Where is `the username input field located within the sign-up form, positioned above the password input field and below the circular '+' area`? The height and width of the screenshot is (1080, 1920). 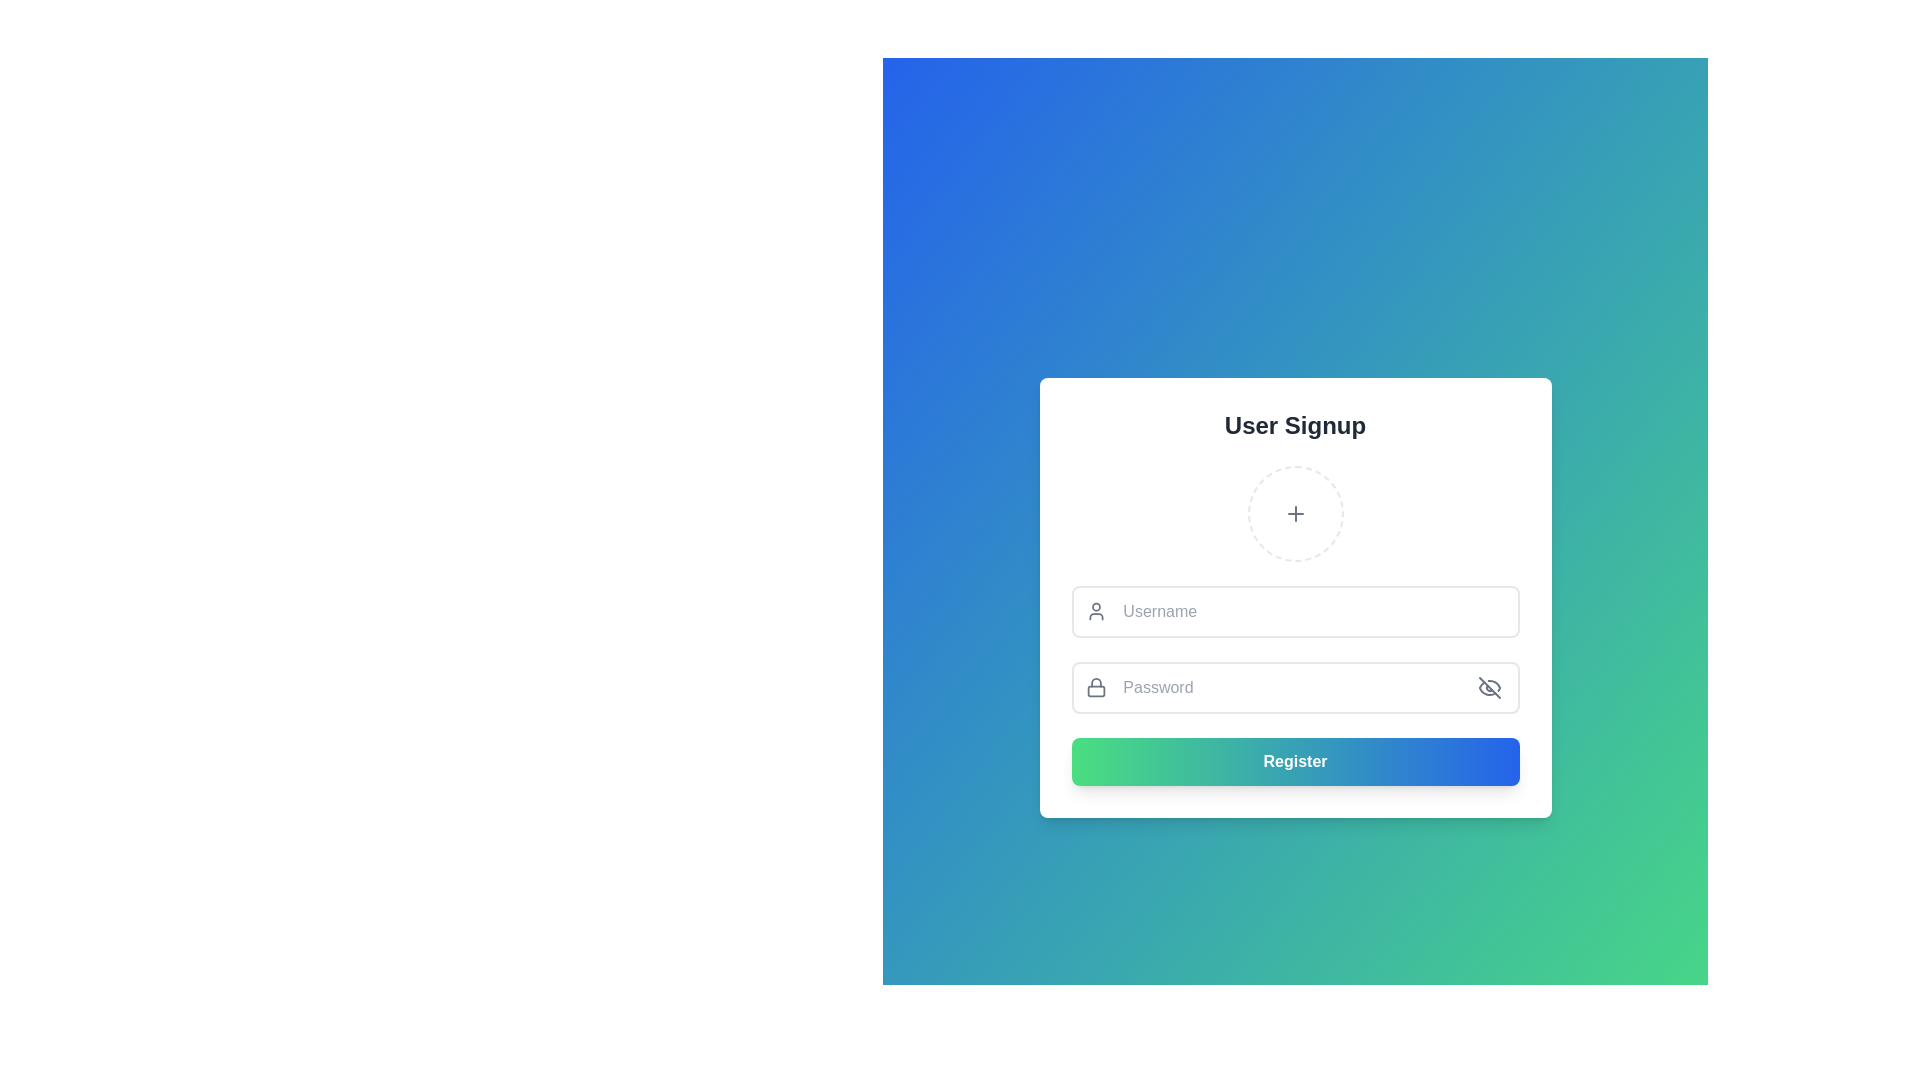
the username input field located within the sign-up form, positioned above the password input field and below the circular '+' area is located at coordinates (1295, 596).